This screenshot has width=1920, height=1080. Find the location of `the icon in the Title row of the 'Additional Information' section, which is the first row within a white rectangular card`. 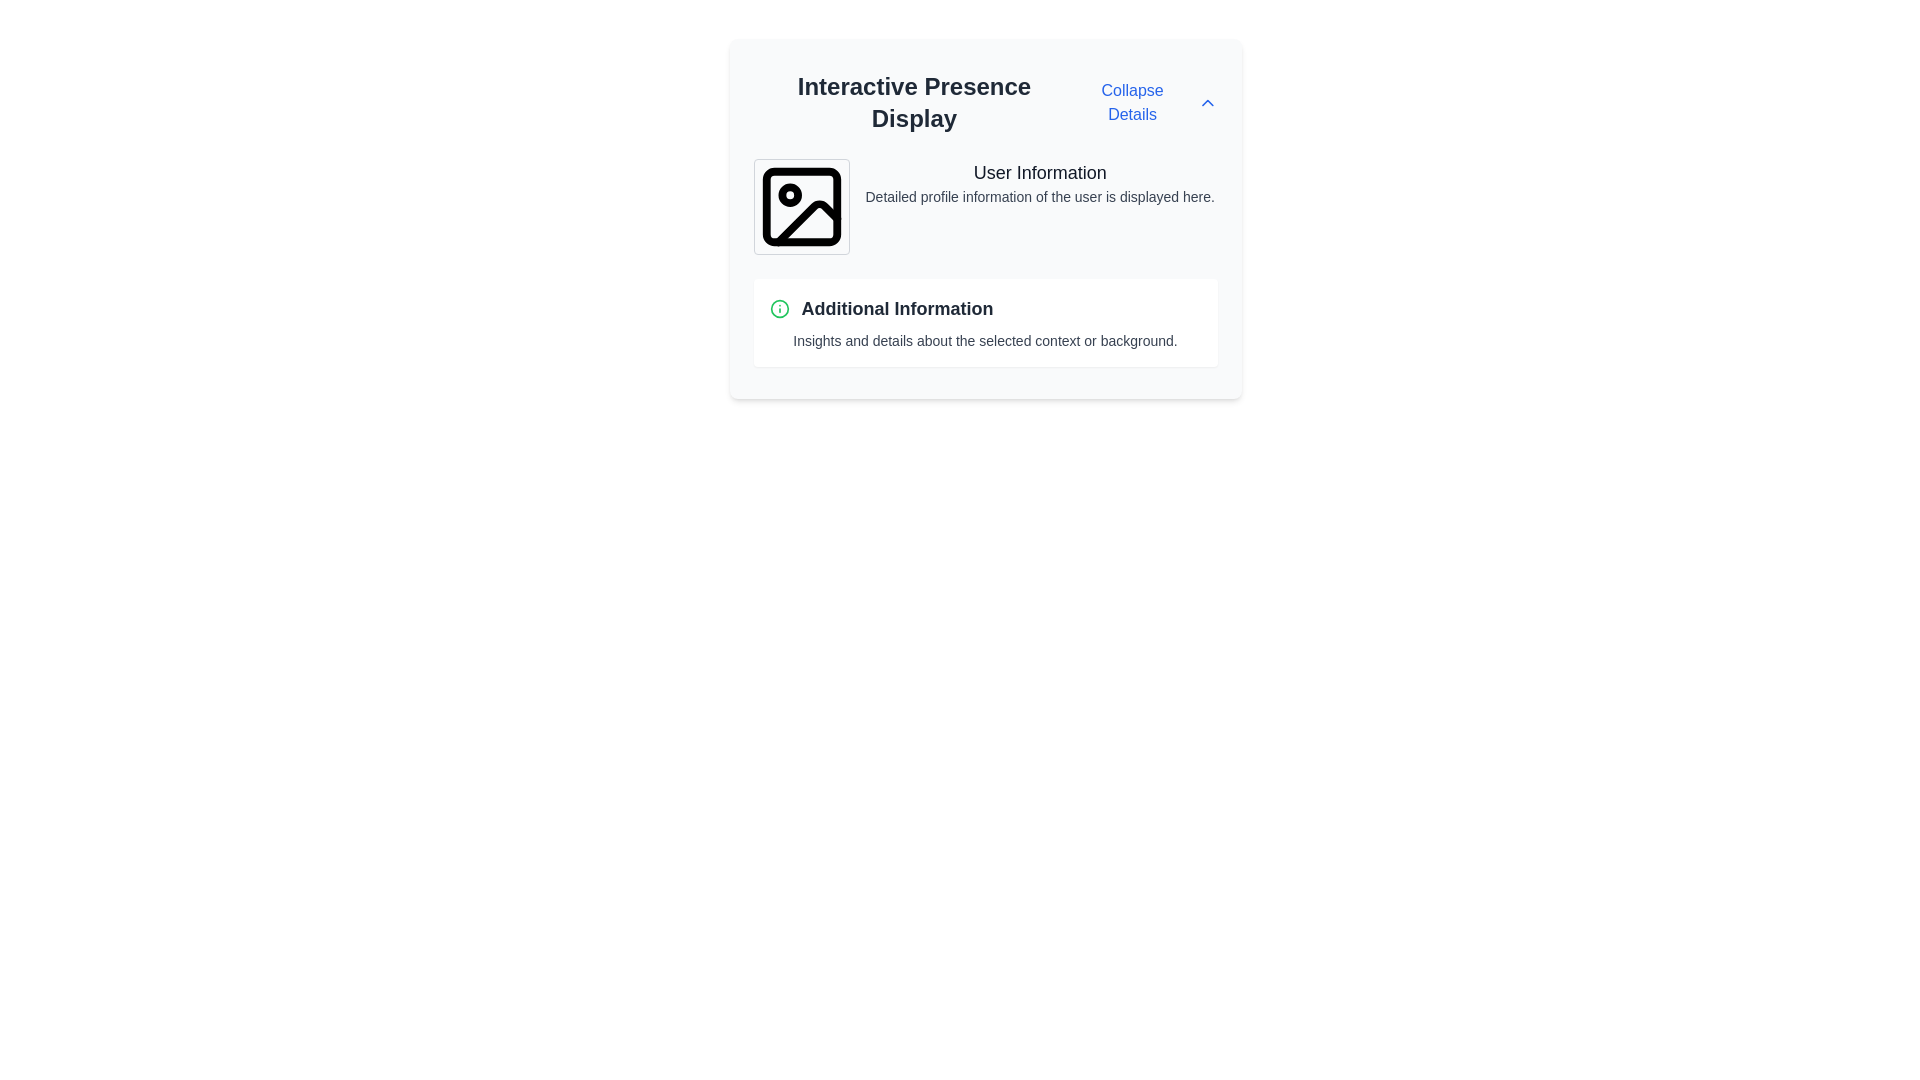

the icon in the Title row of the 'Additional Information' section, which is the first row within a white rectangular card is located at coordinates (985, 308).